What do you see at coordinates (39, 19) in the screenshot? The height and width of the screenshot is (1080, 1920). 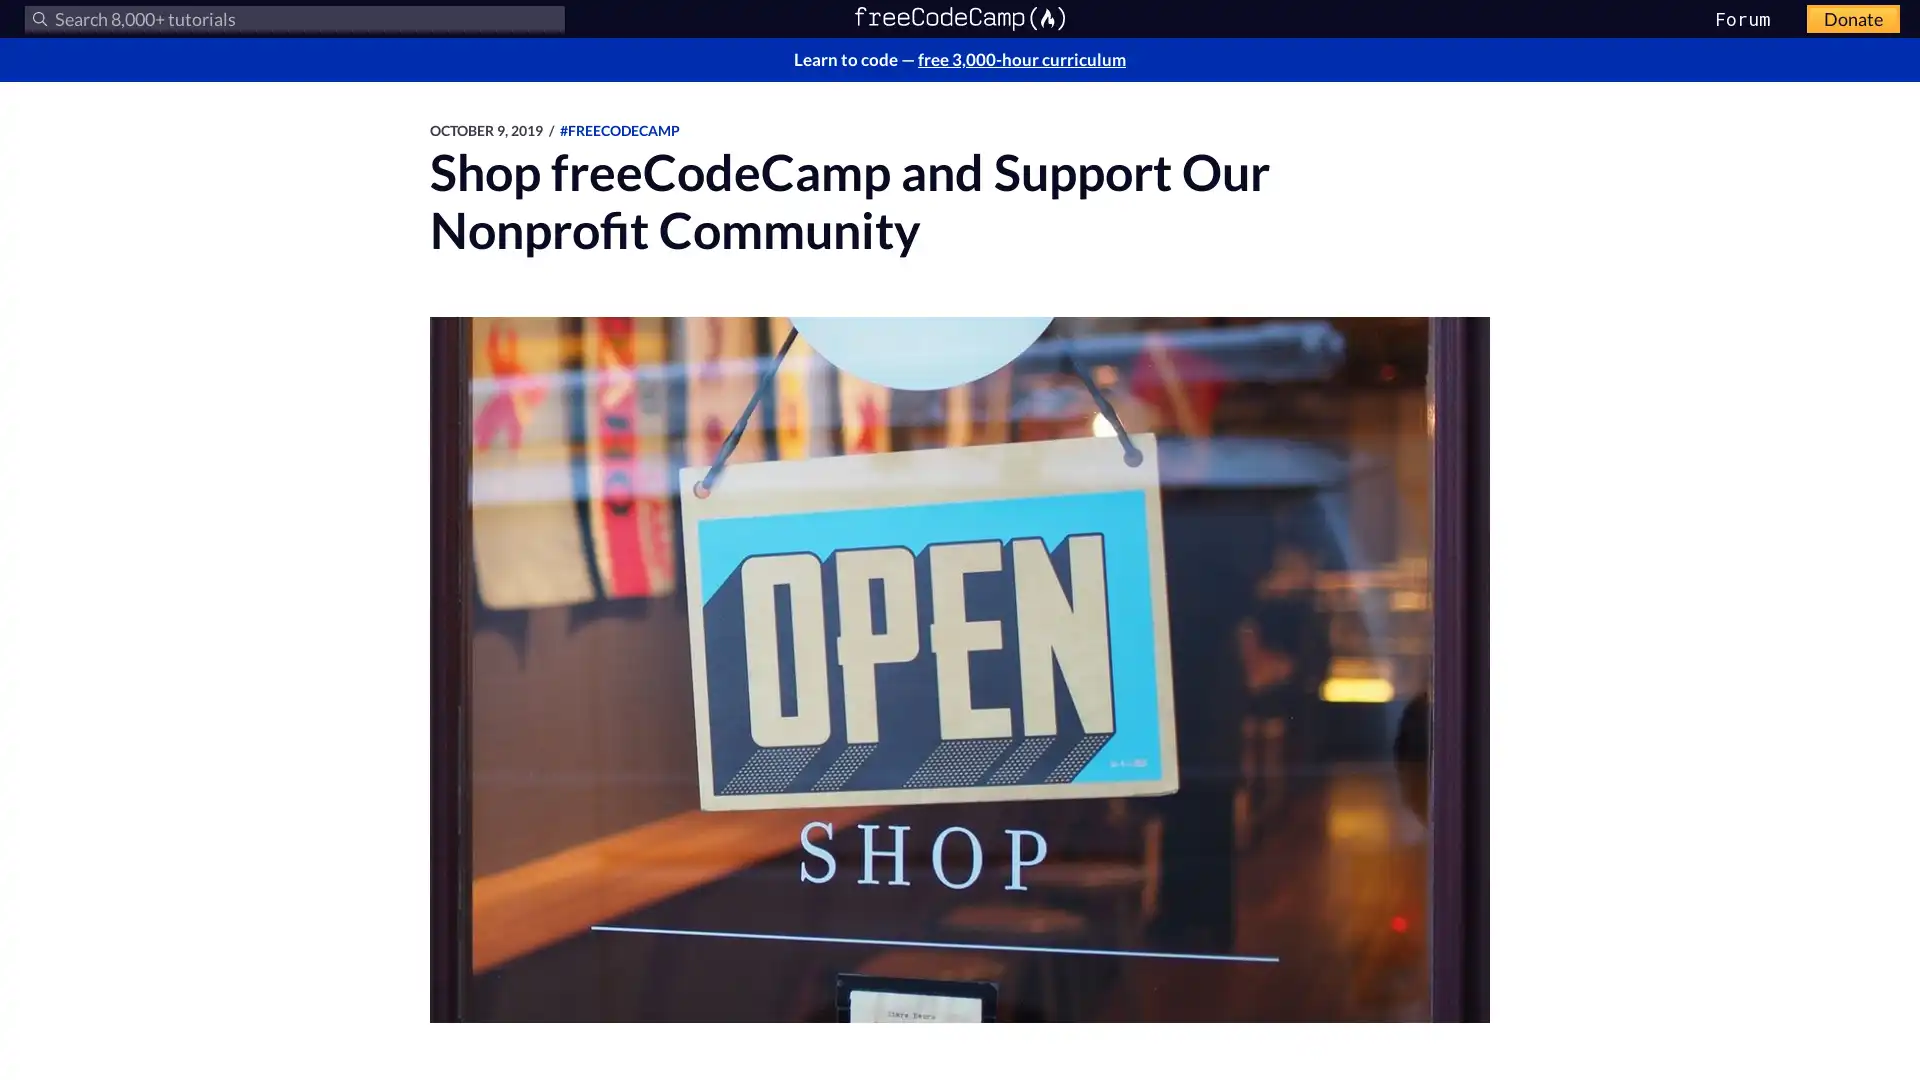 I see `Submit your search query` at bounding box center [39, 19].